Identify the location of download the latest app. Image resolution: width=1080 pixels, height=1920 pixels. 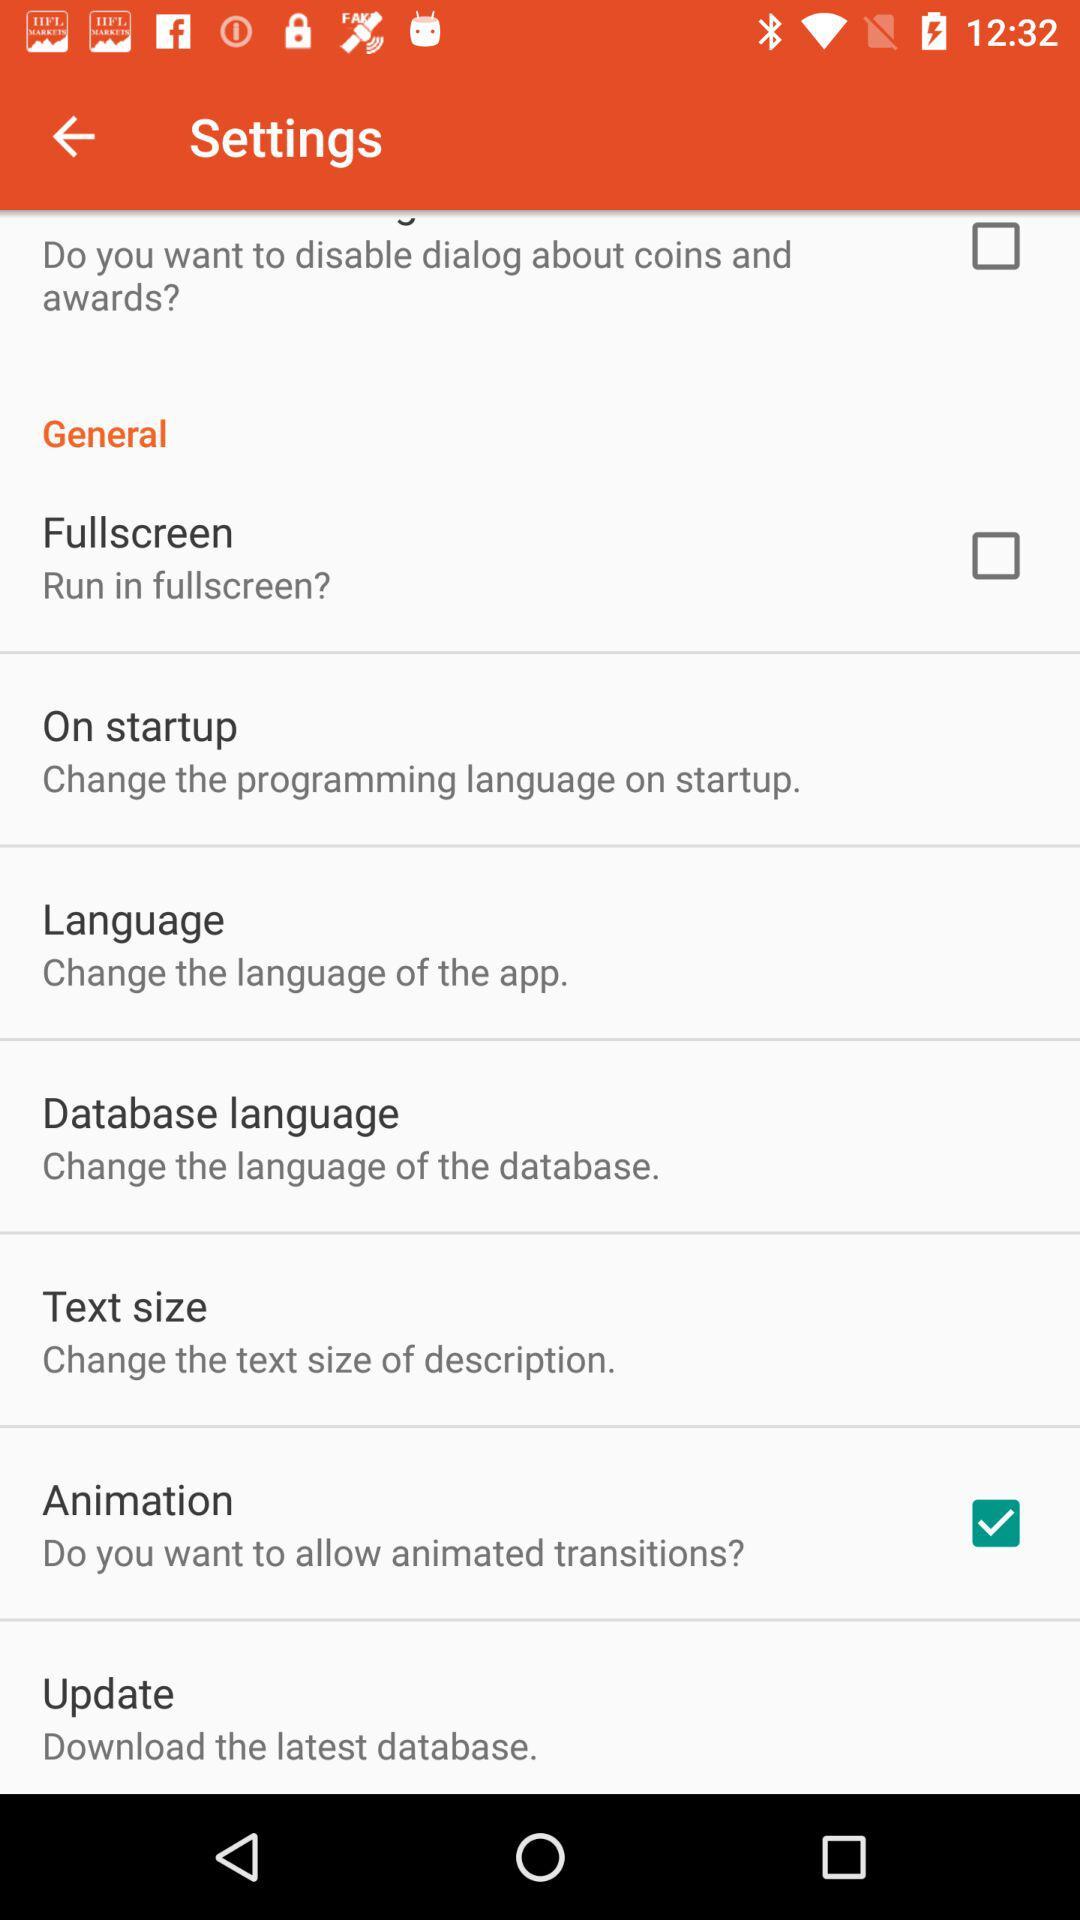
(290, 1744).